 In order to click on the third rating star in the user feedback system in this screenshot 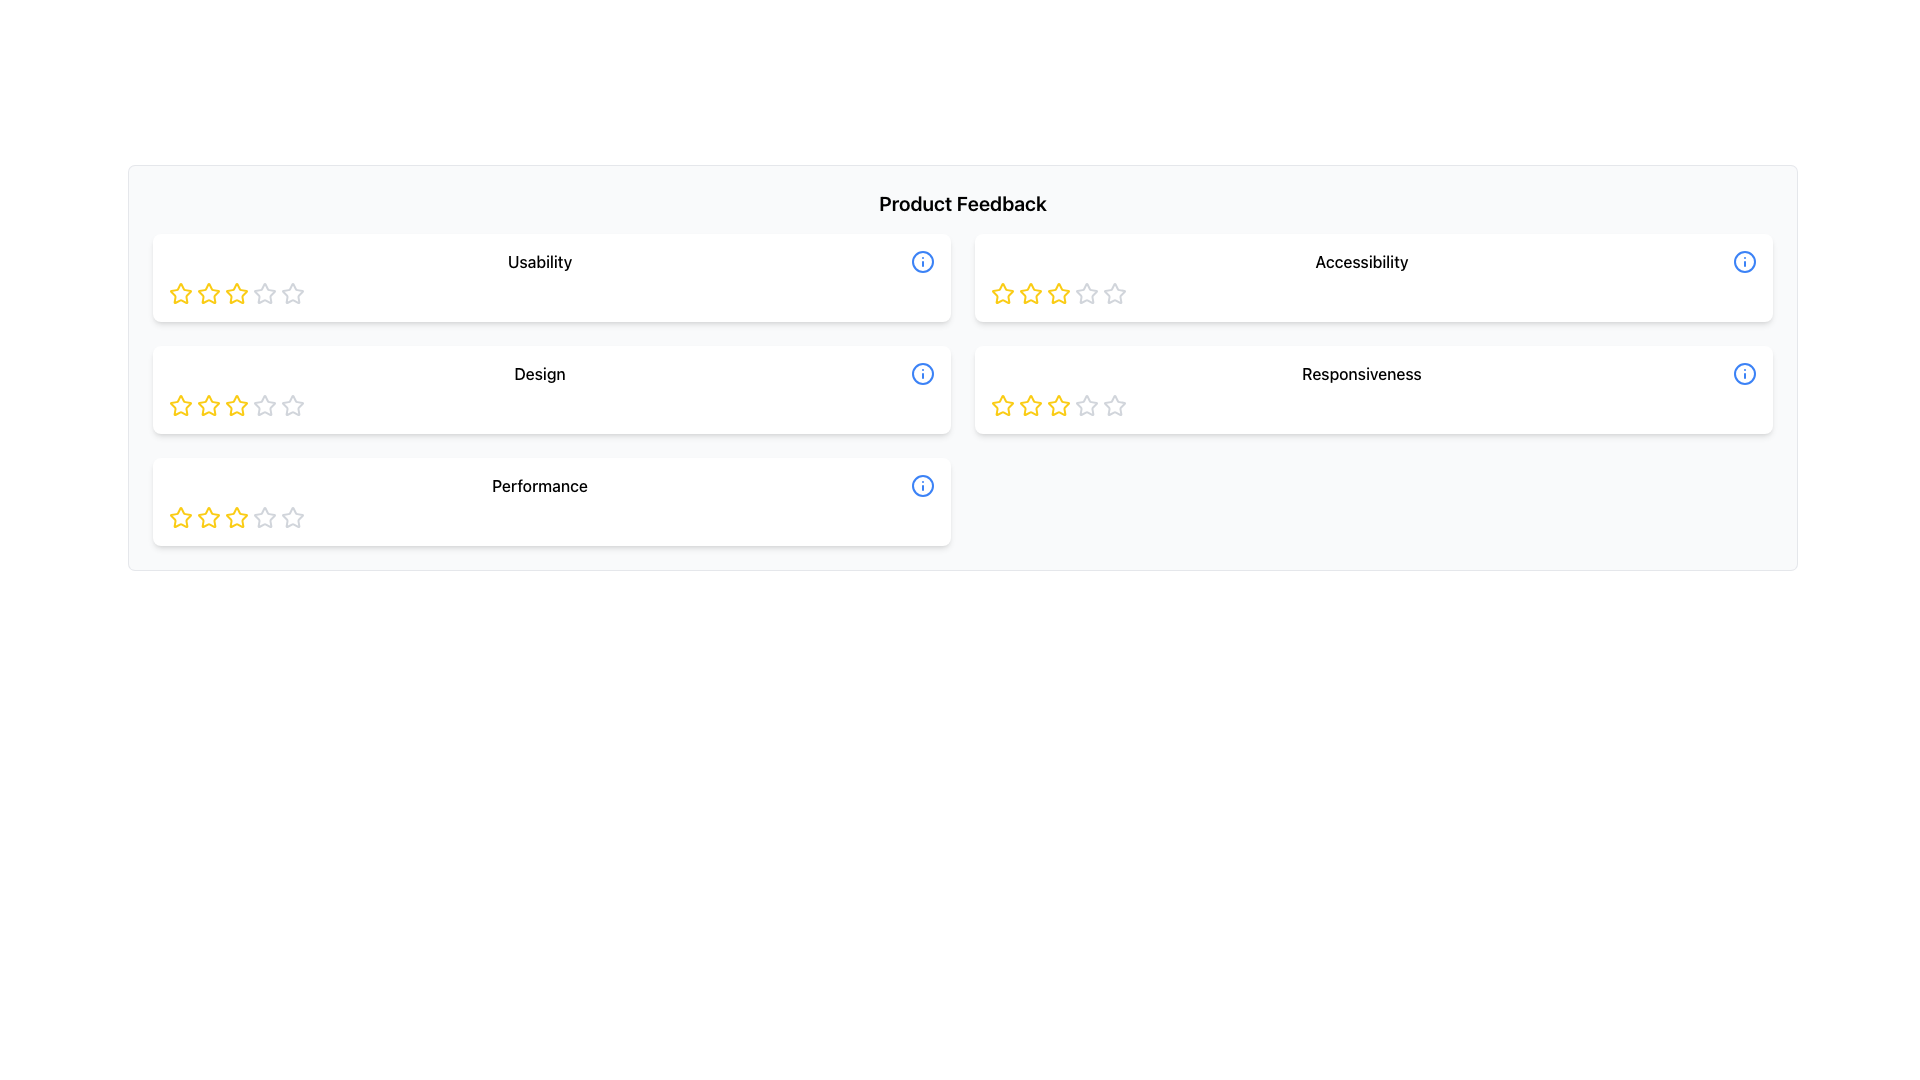, I will do `click(263, 293)`.